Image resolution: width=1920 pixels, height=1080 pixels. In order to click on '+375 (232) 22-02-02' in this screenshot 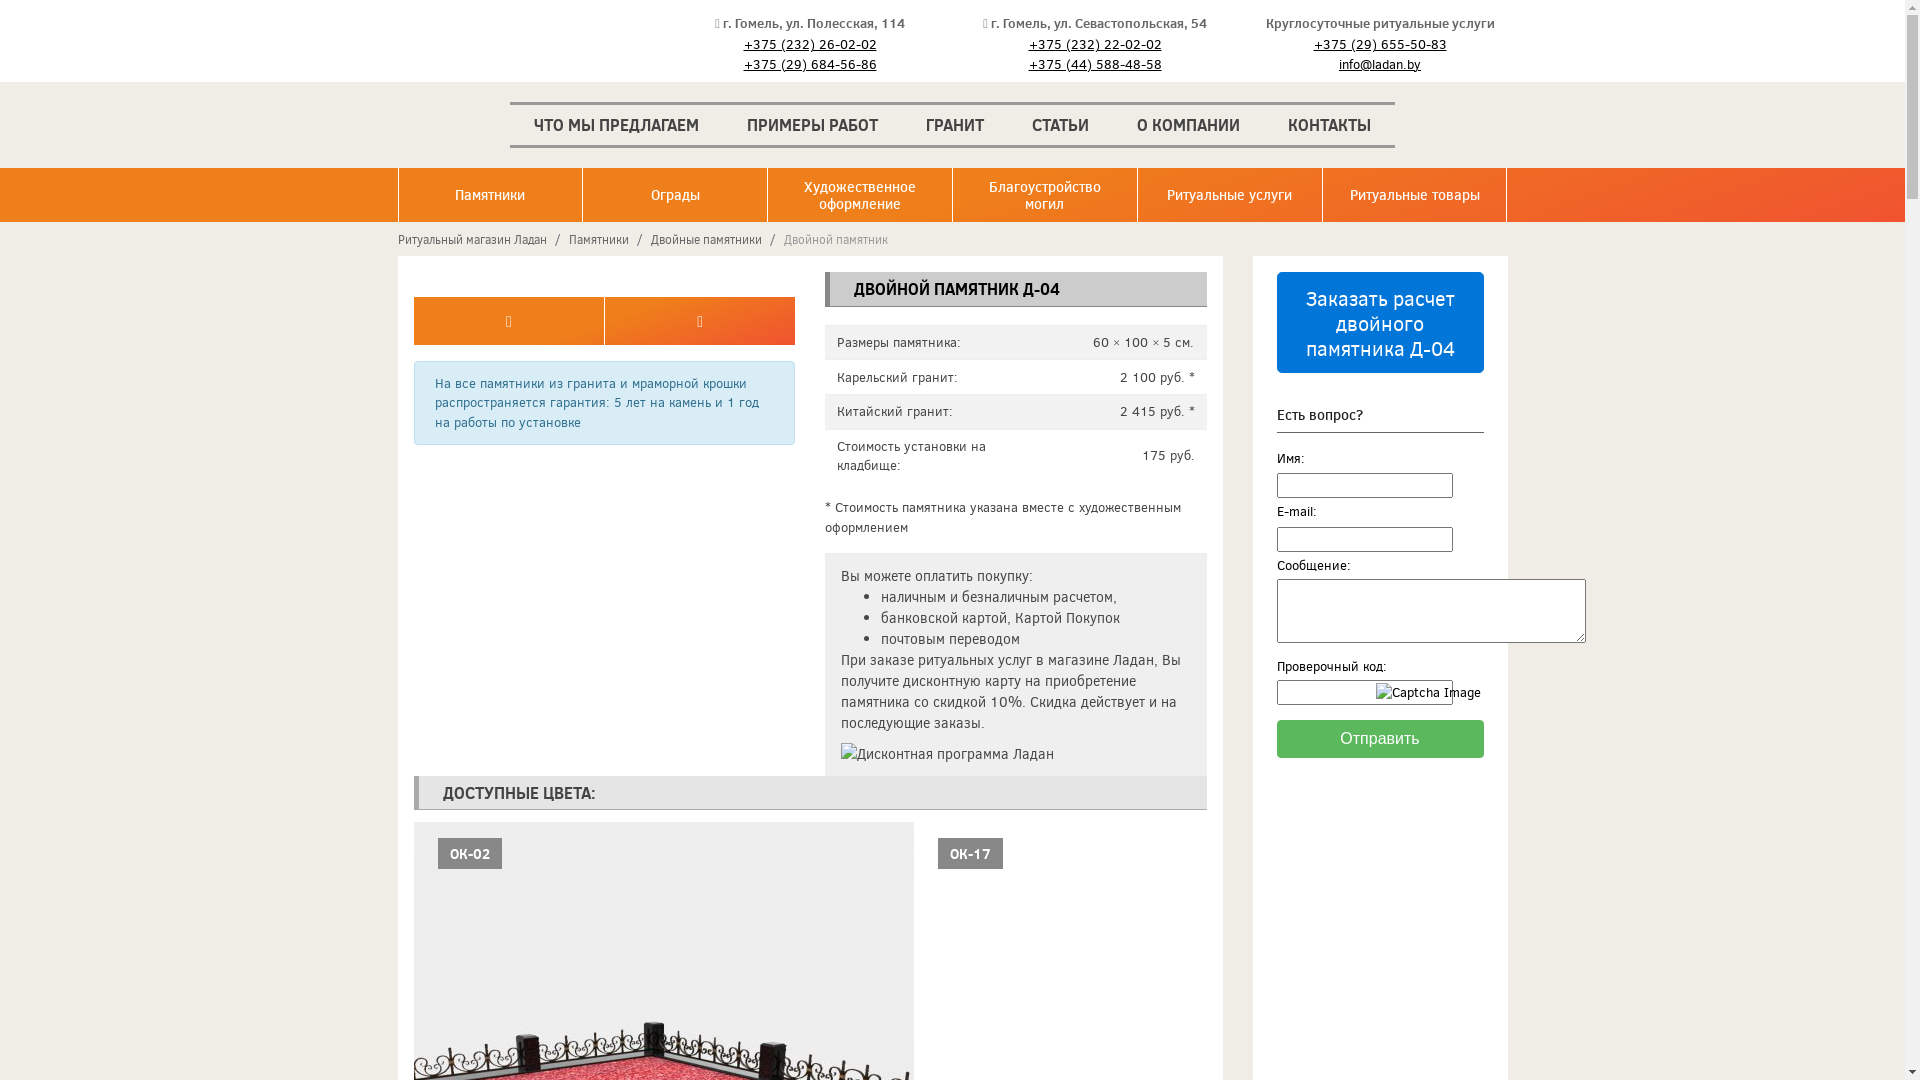, I will do `click(1094, 44)`.